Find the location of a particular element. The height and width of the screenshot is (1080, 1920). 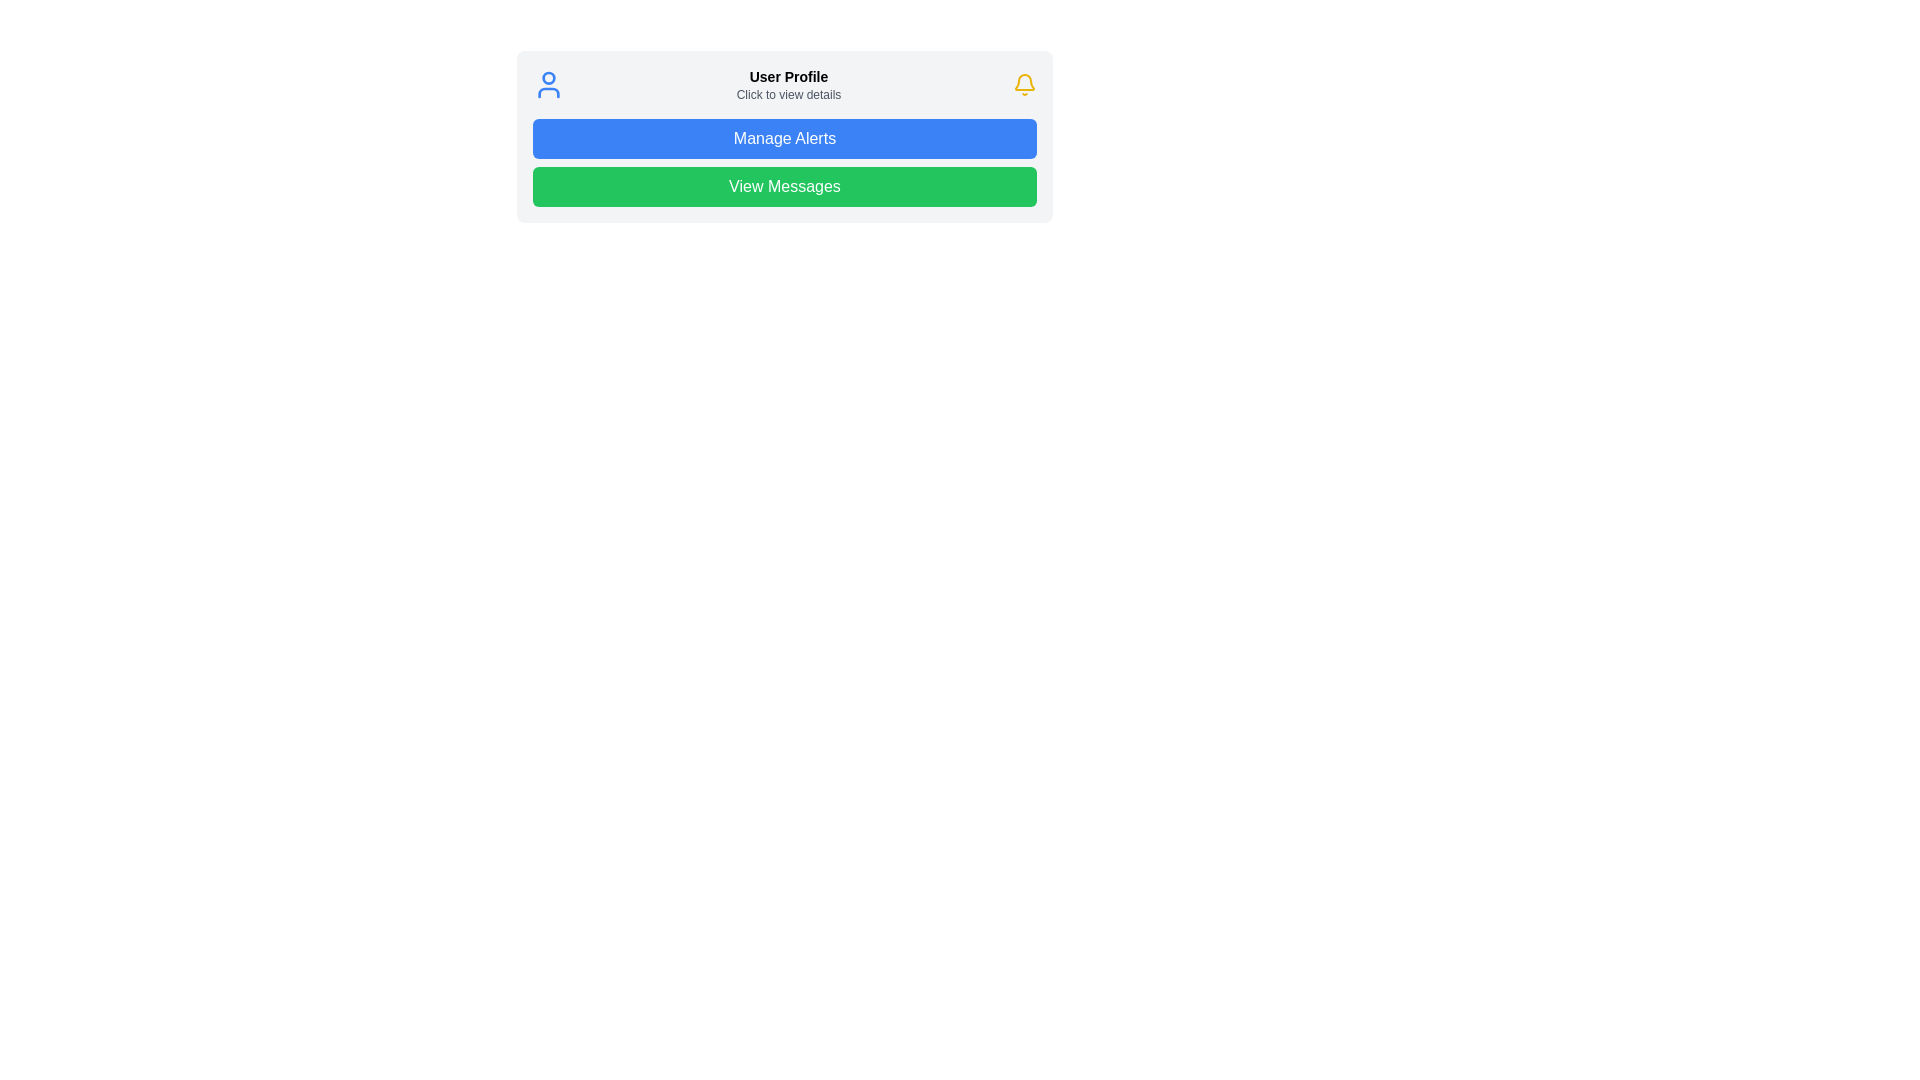

the green rectangular button labeled 'View Messages' is located at coordinates (784, 186).